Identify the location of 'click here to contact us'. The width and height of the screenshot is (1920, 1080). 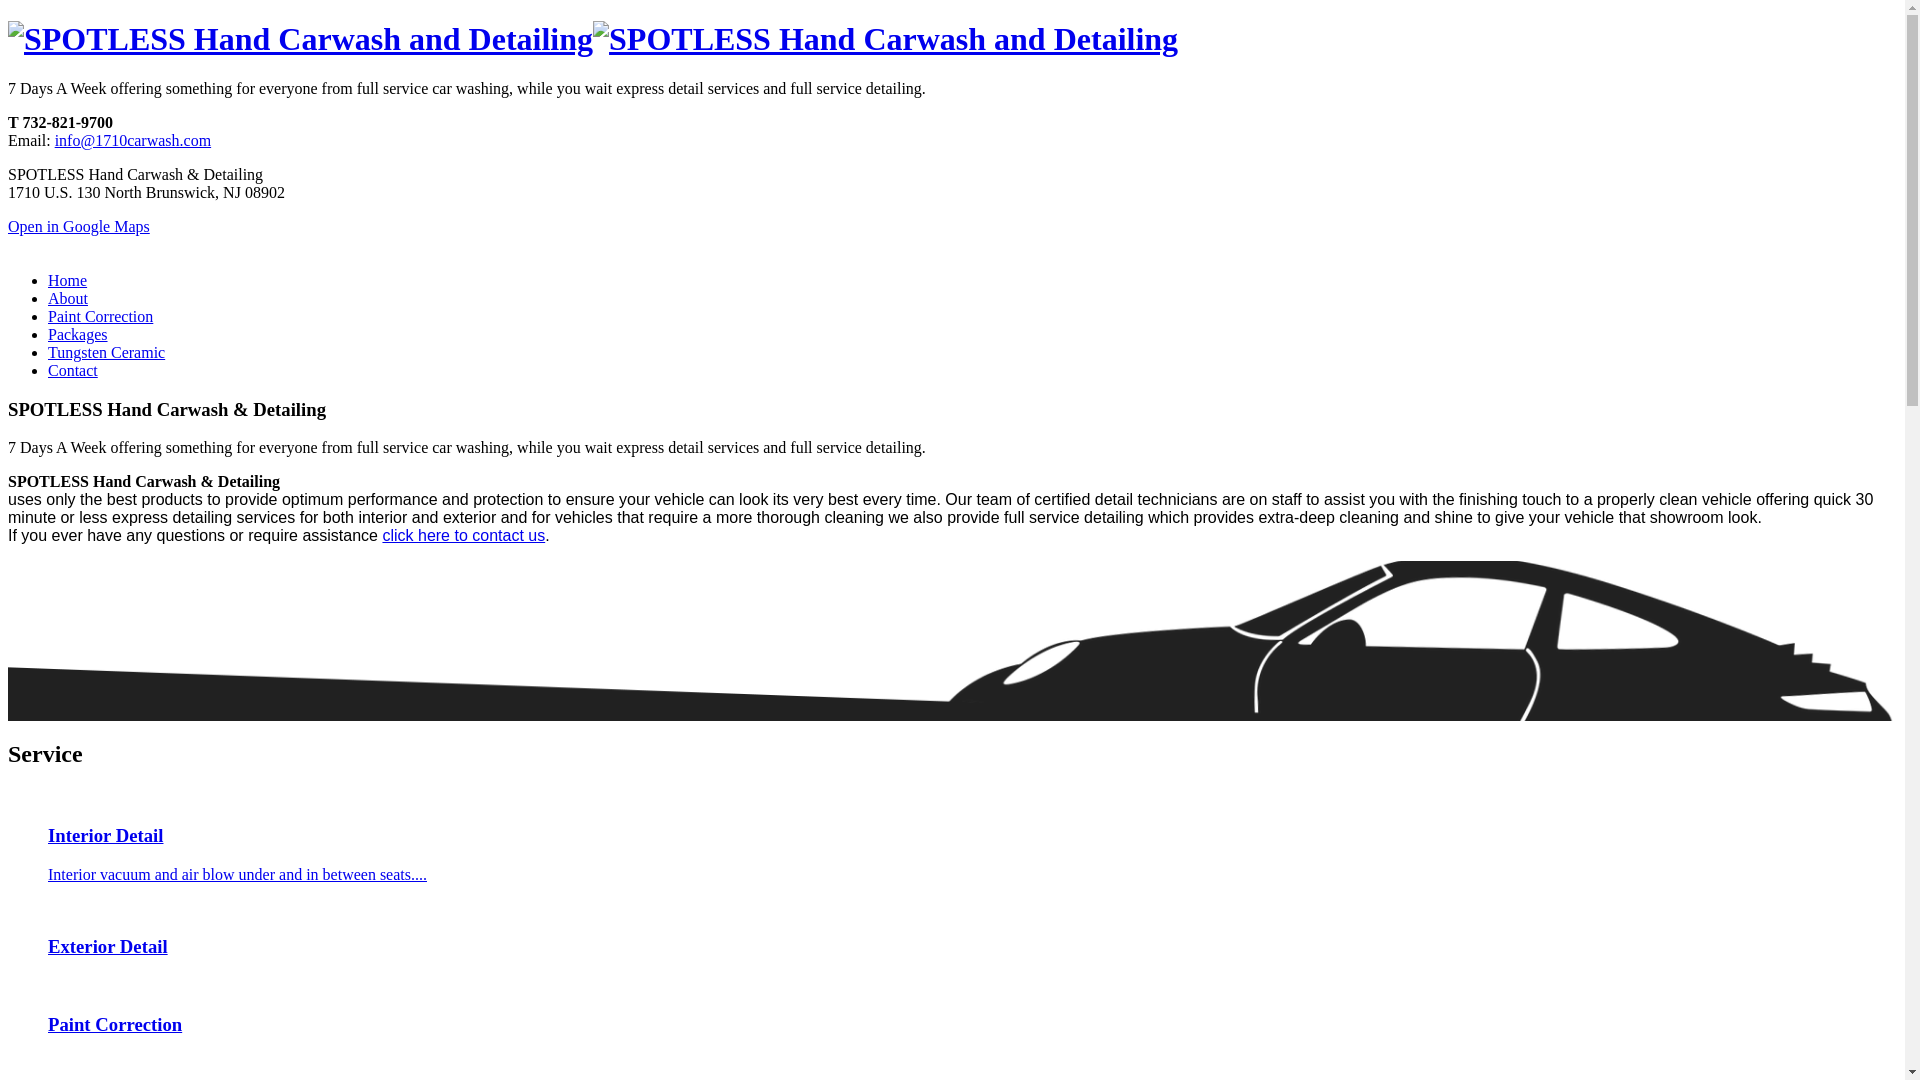
(382, 534).